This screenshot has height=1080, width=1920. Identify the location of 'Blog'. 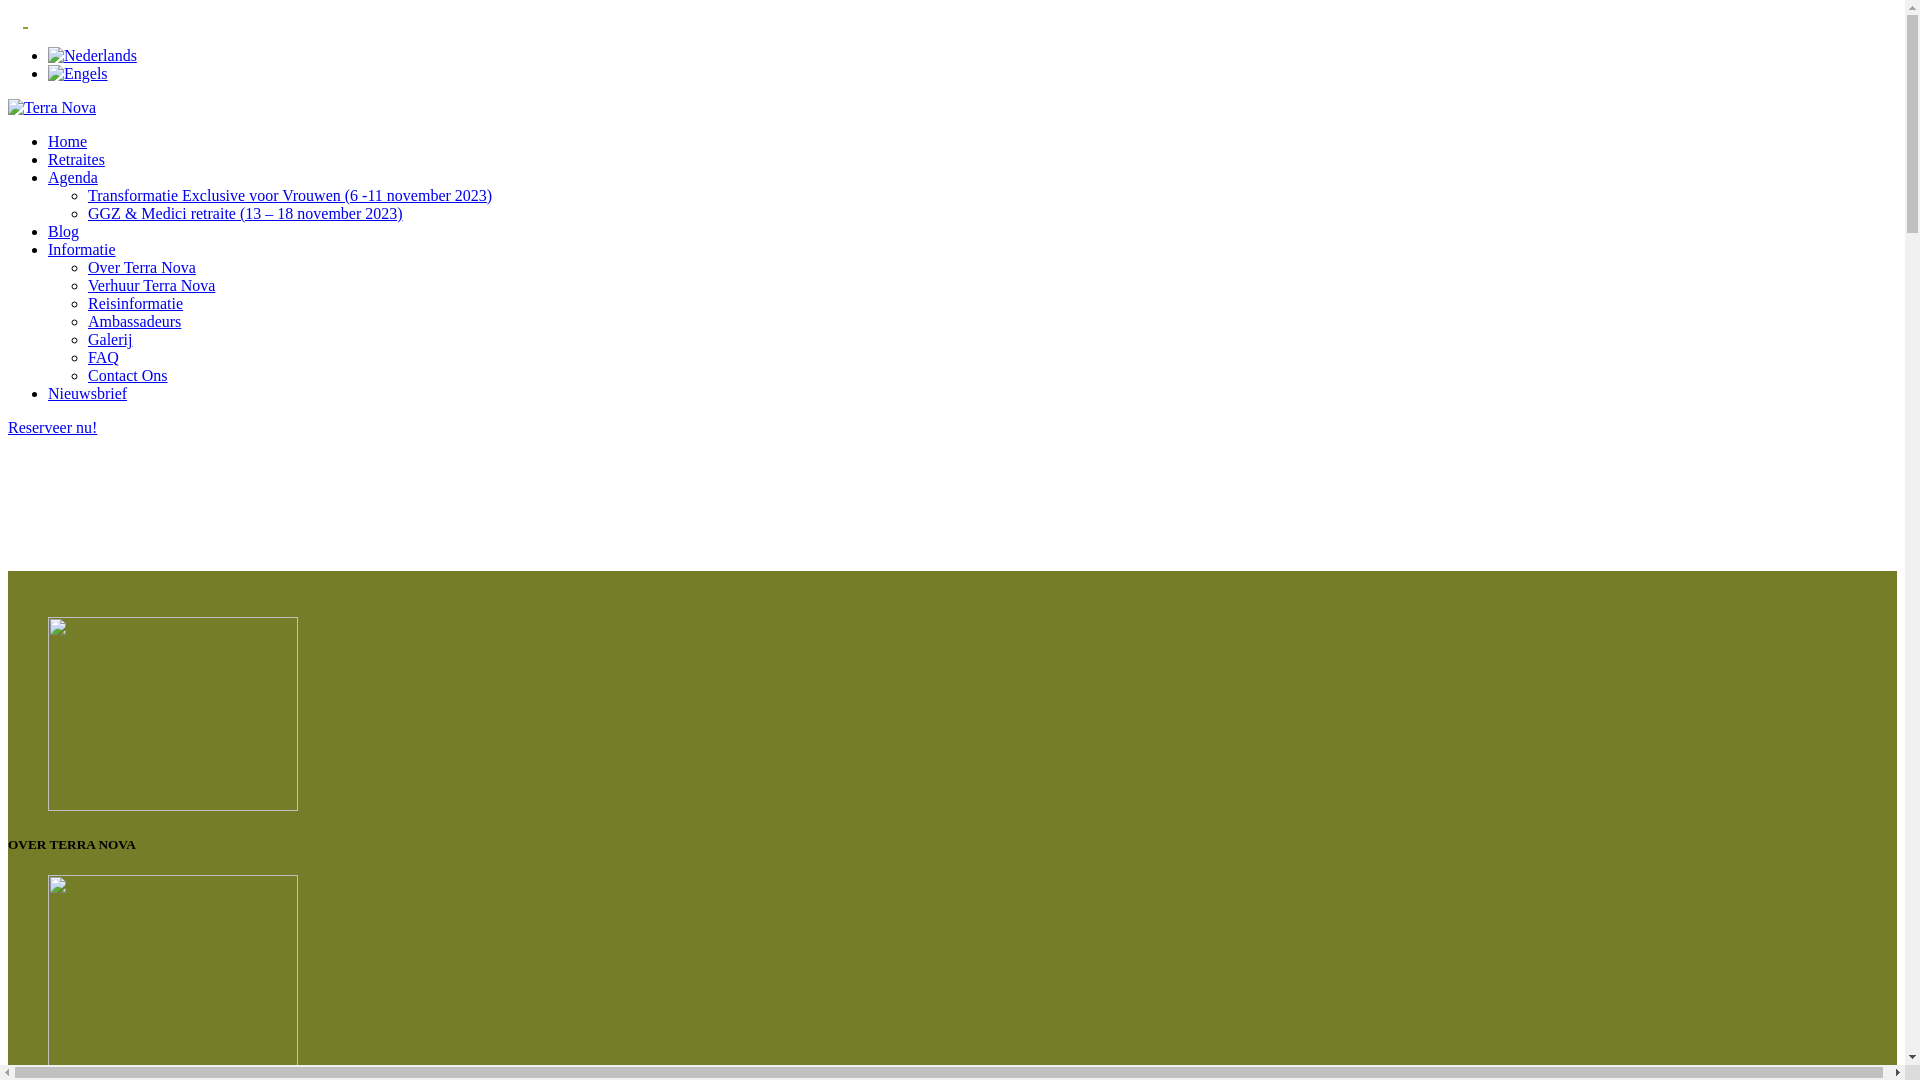
(63, 230).